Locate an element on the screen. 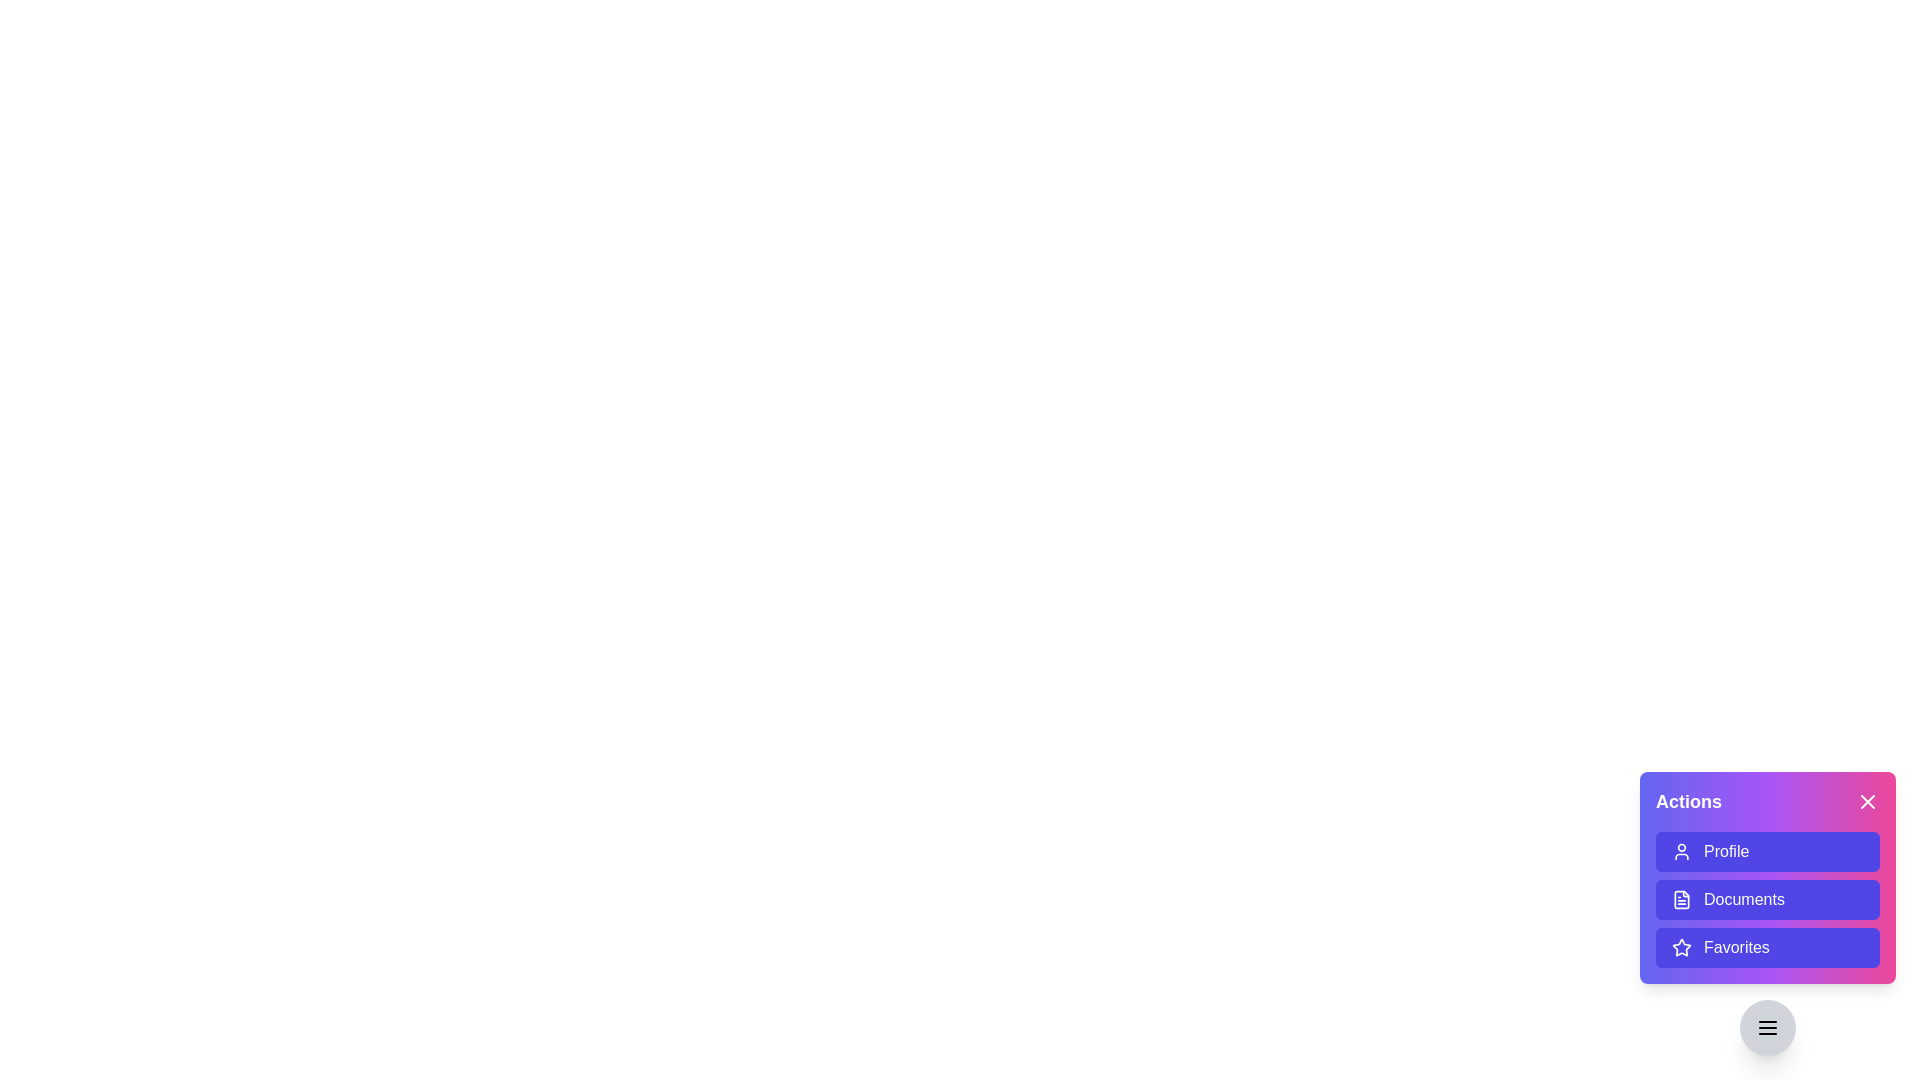 Image resolution: width=1920 pixels, height=1080 pixels. the rectangular icon representing a file, which has a folded corner at the top-right and is outlined in blue, located next to the 'Documents' text in the action menu at the bottom-right of the application interface is located at coordinates (1680, 898).